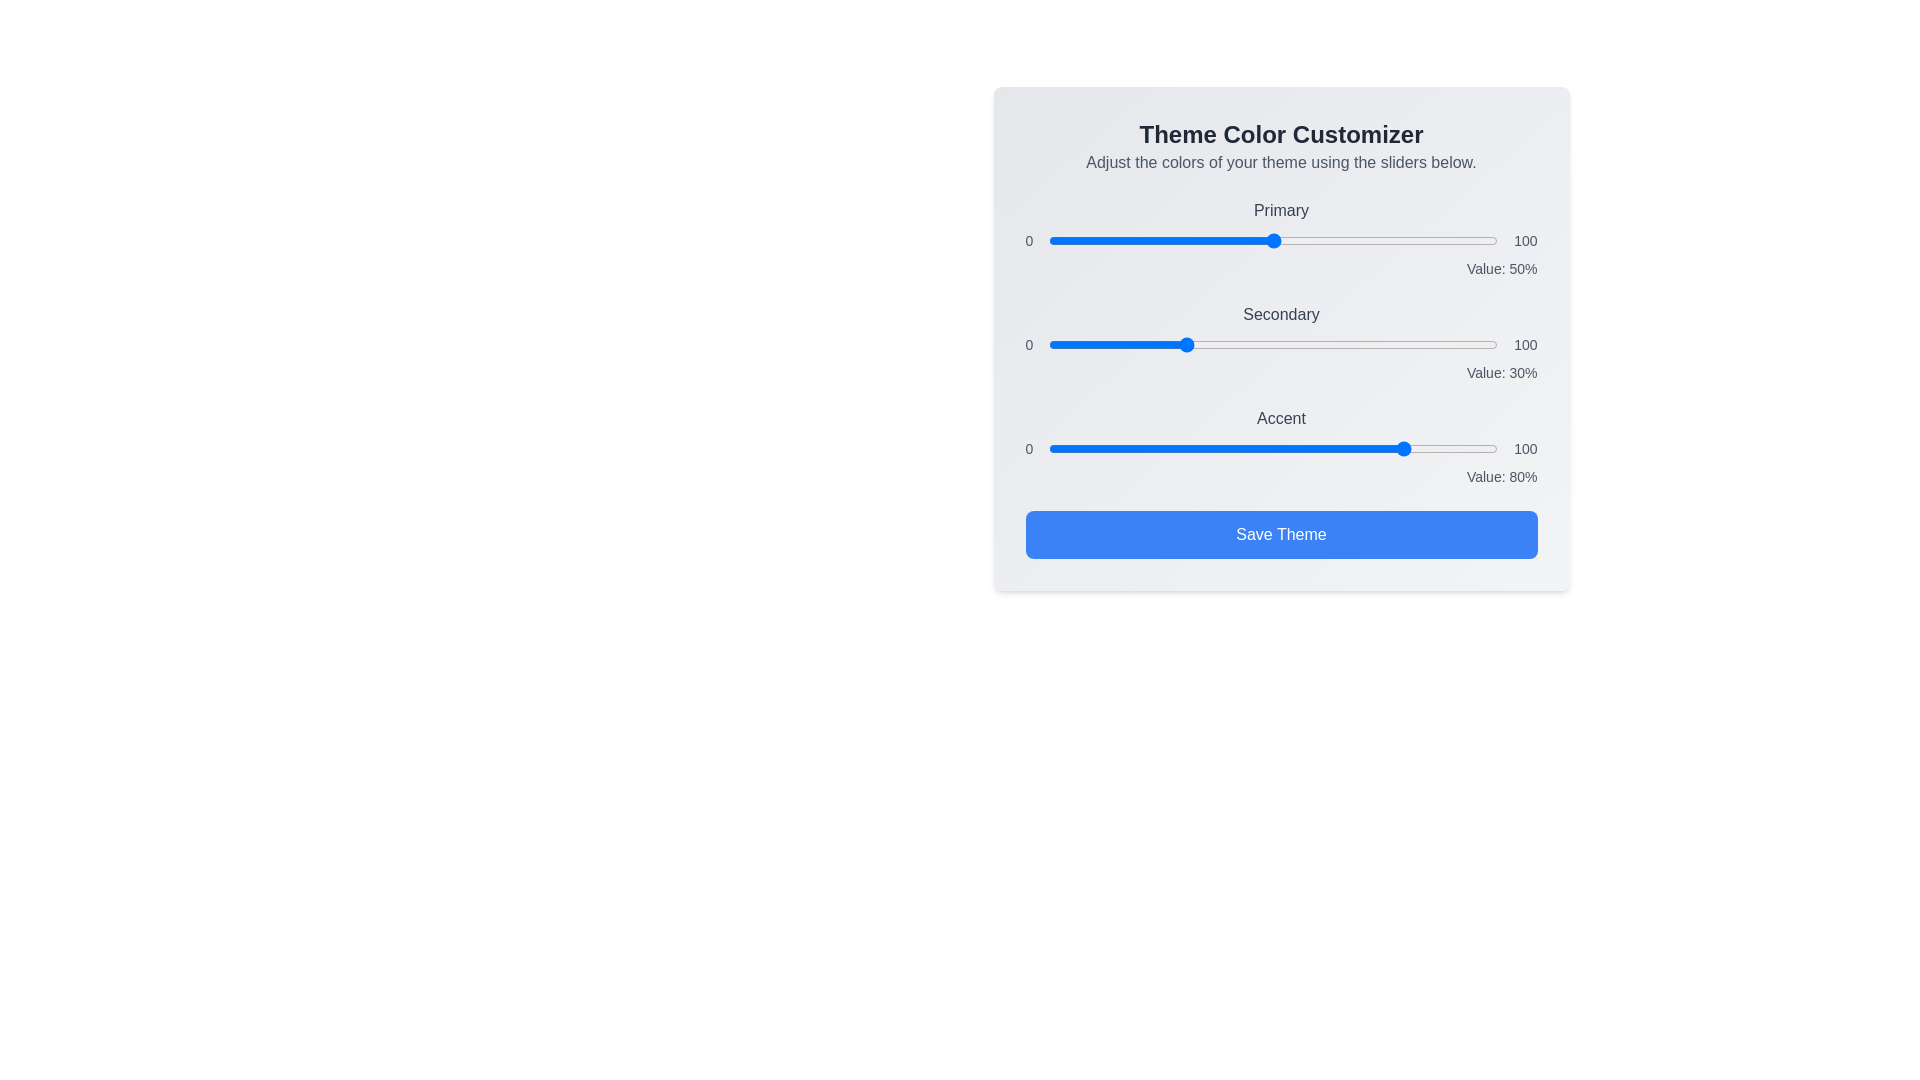 Image resolution: width=1920 pixels, height=1080 pixels. What do you see at coordinates (1075, 239) in the screenshot?
I see `the 'Primary' color slider to 6%` at bounding box center [1075, 239].